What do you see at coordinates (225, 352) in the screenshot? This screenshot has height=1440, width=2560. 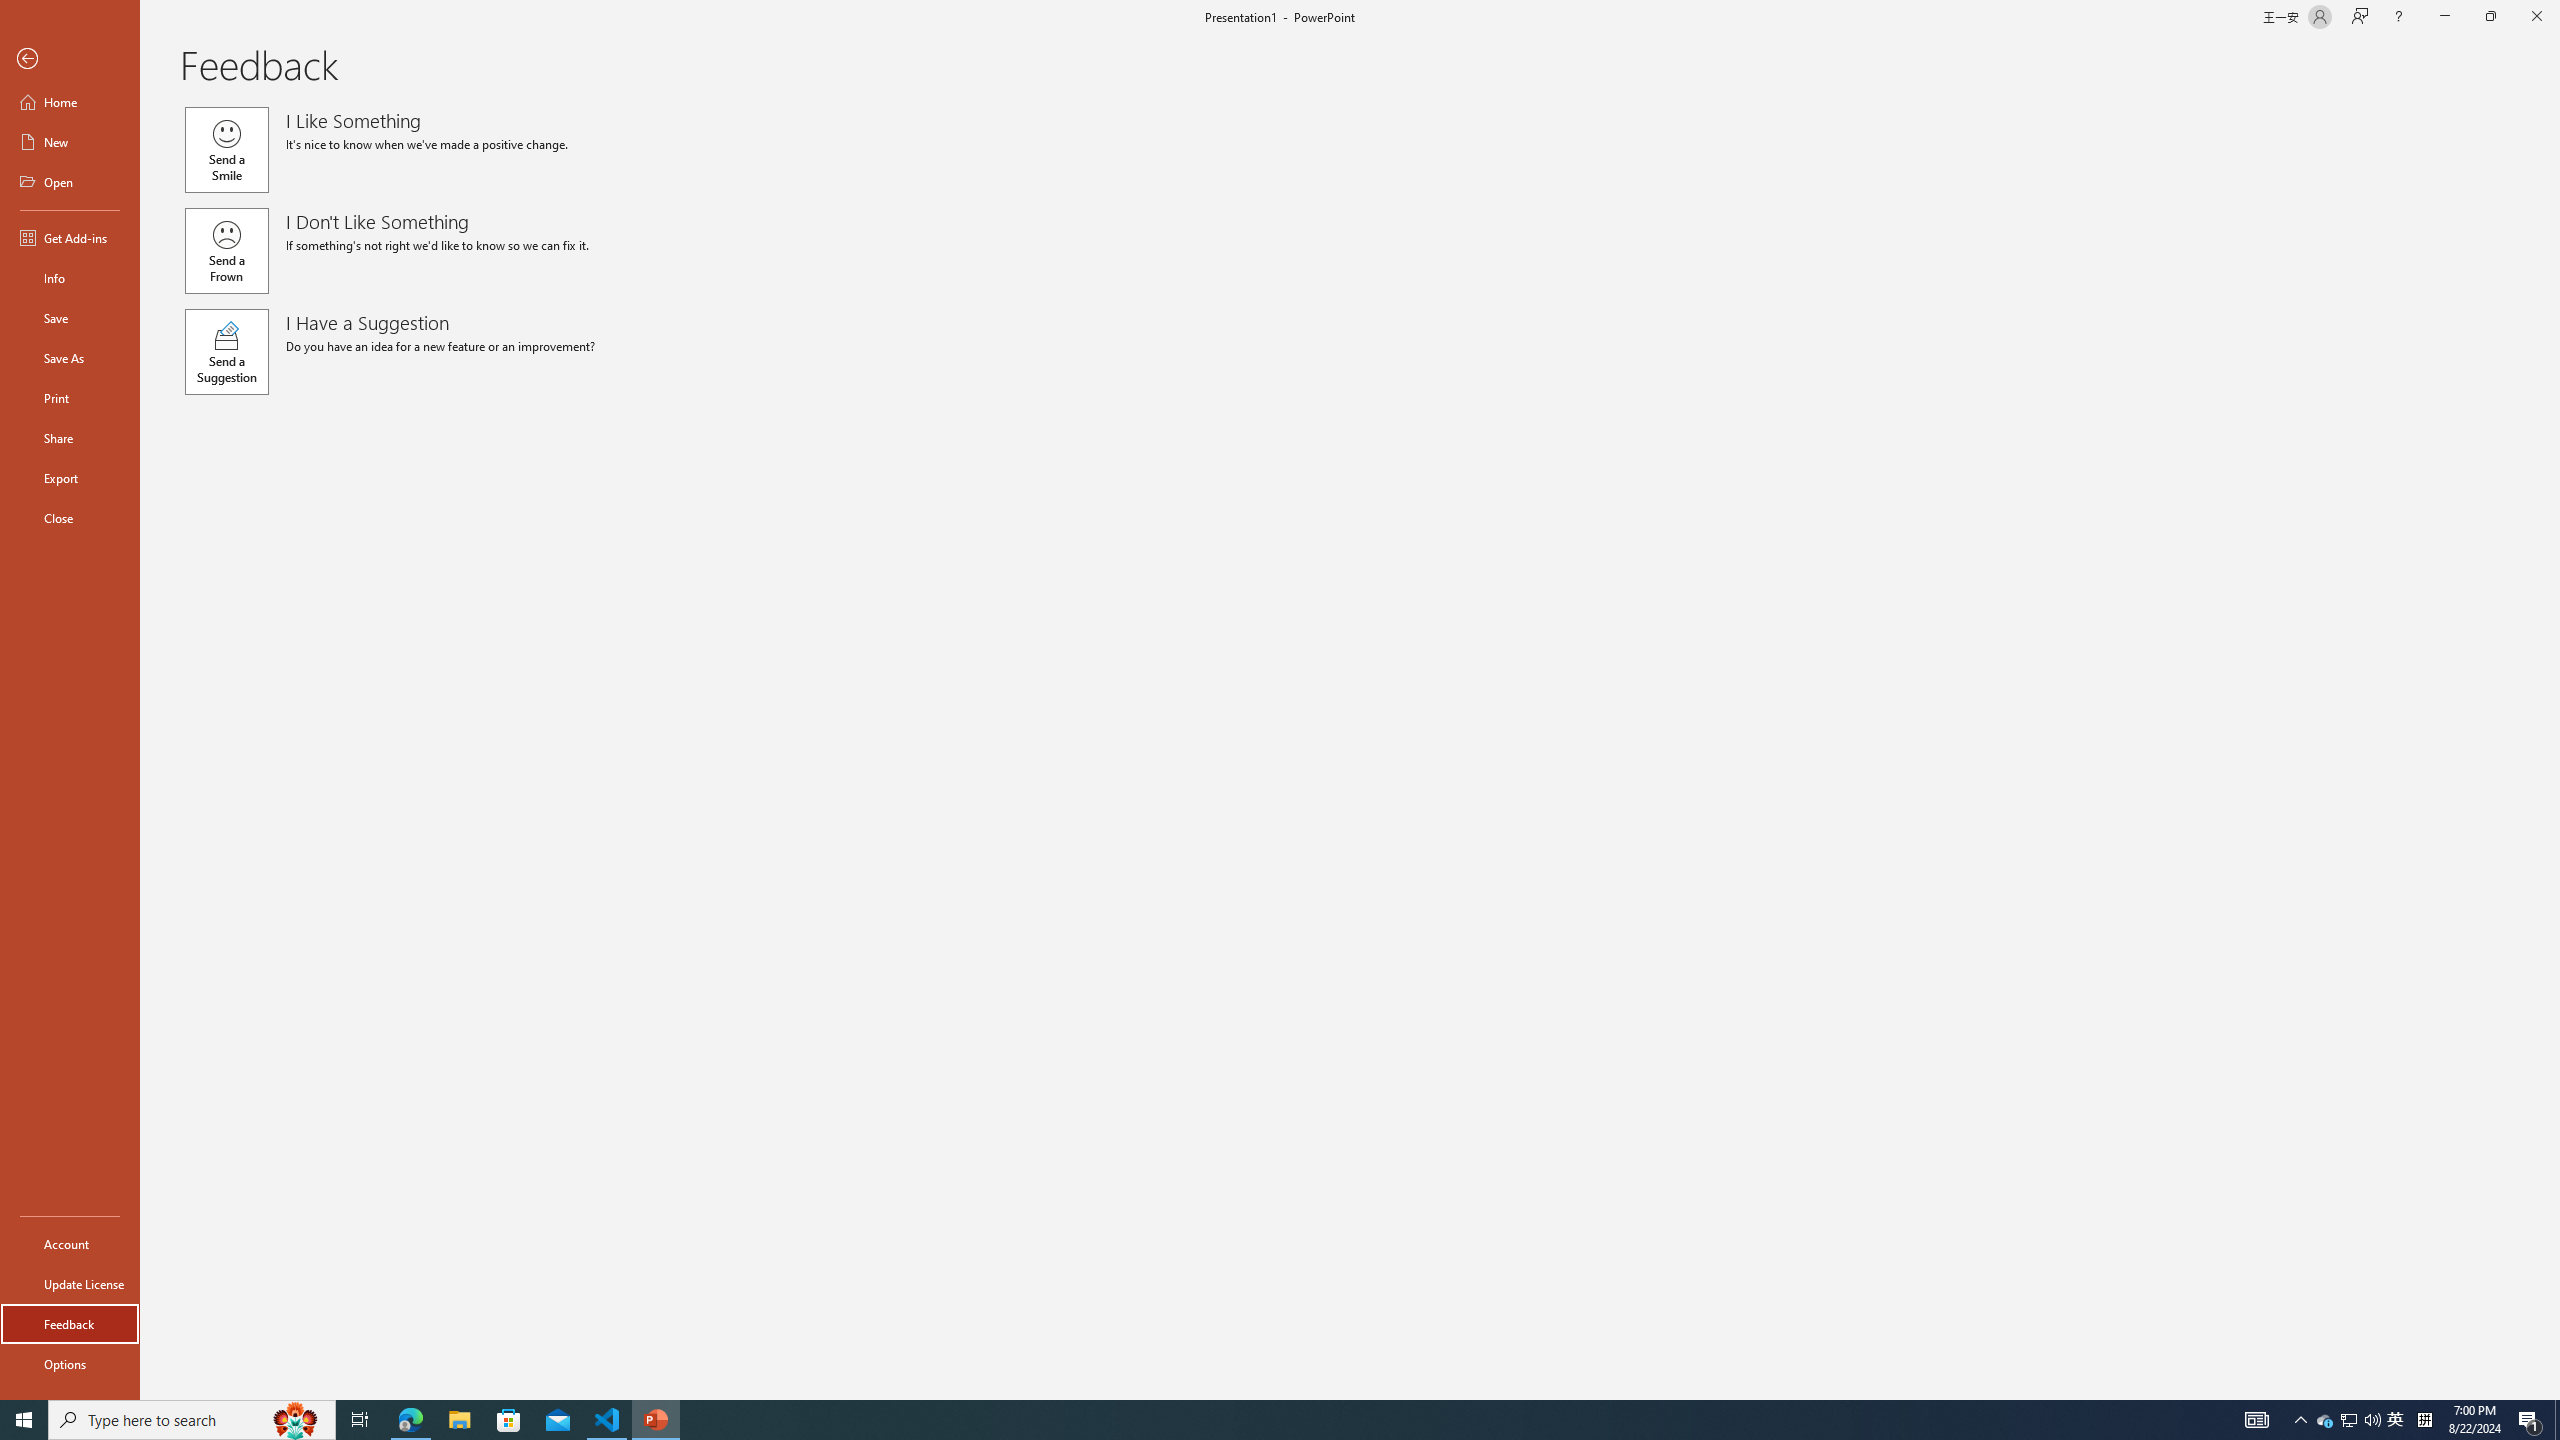 I see `'Send a Suggestion'` at bounding box center [225, 352].